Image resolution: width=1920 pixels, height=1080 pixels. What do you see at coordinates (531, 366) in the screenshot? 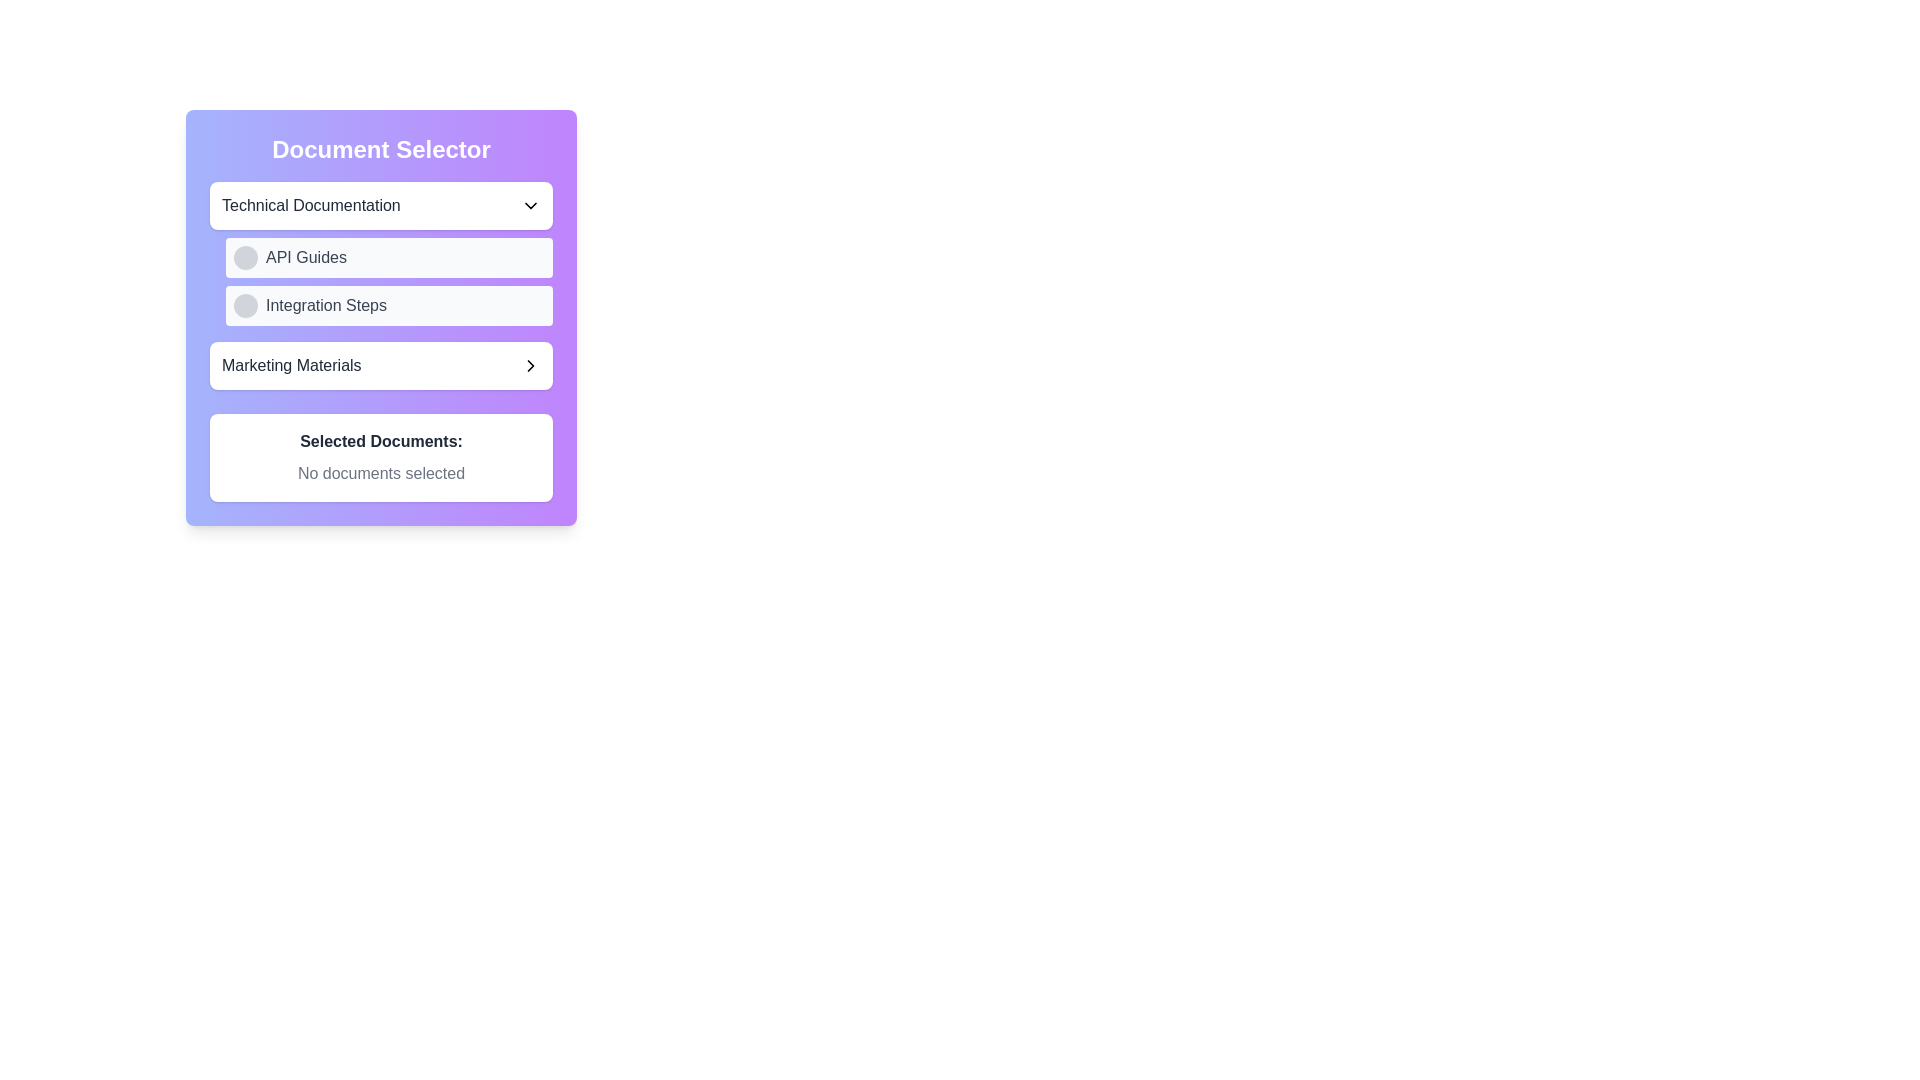
I see `the rightward-pointing chevron icon located near the right edge of the 'Marketing Materials' checkbox label` at bounding box center [531, 366].